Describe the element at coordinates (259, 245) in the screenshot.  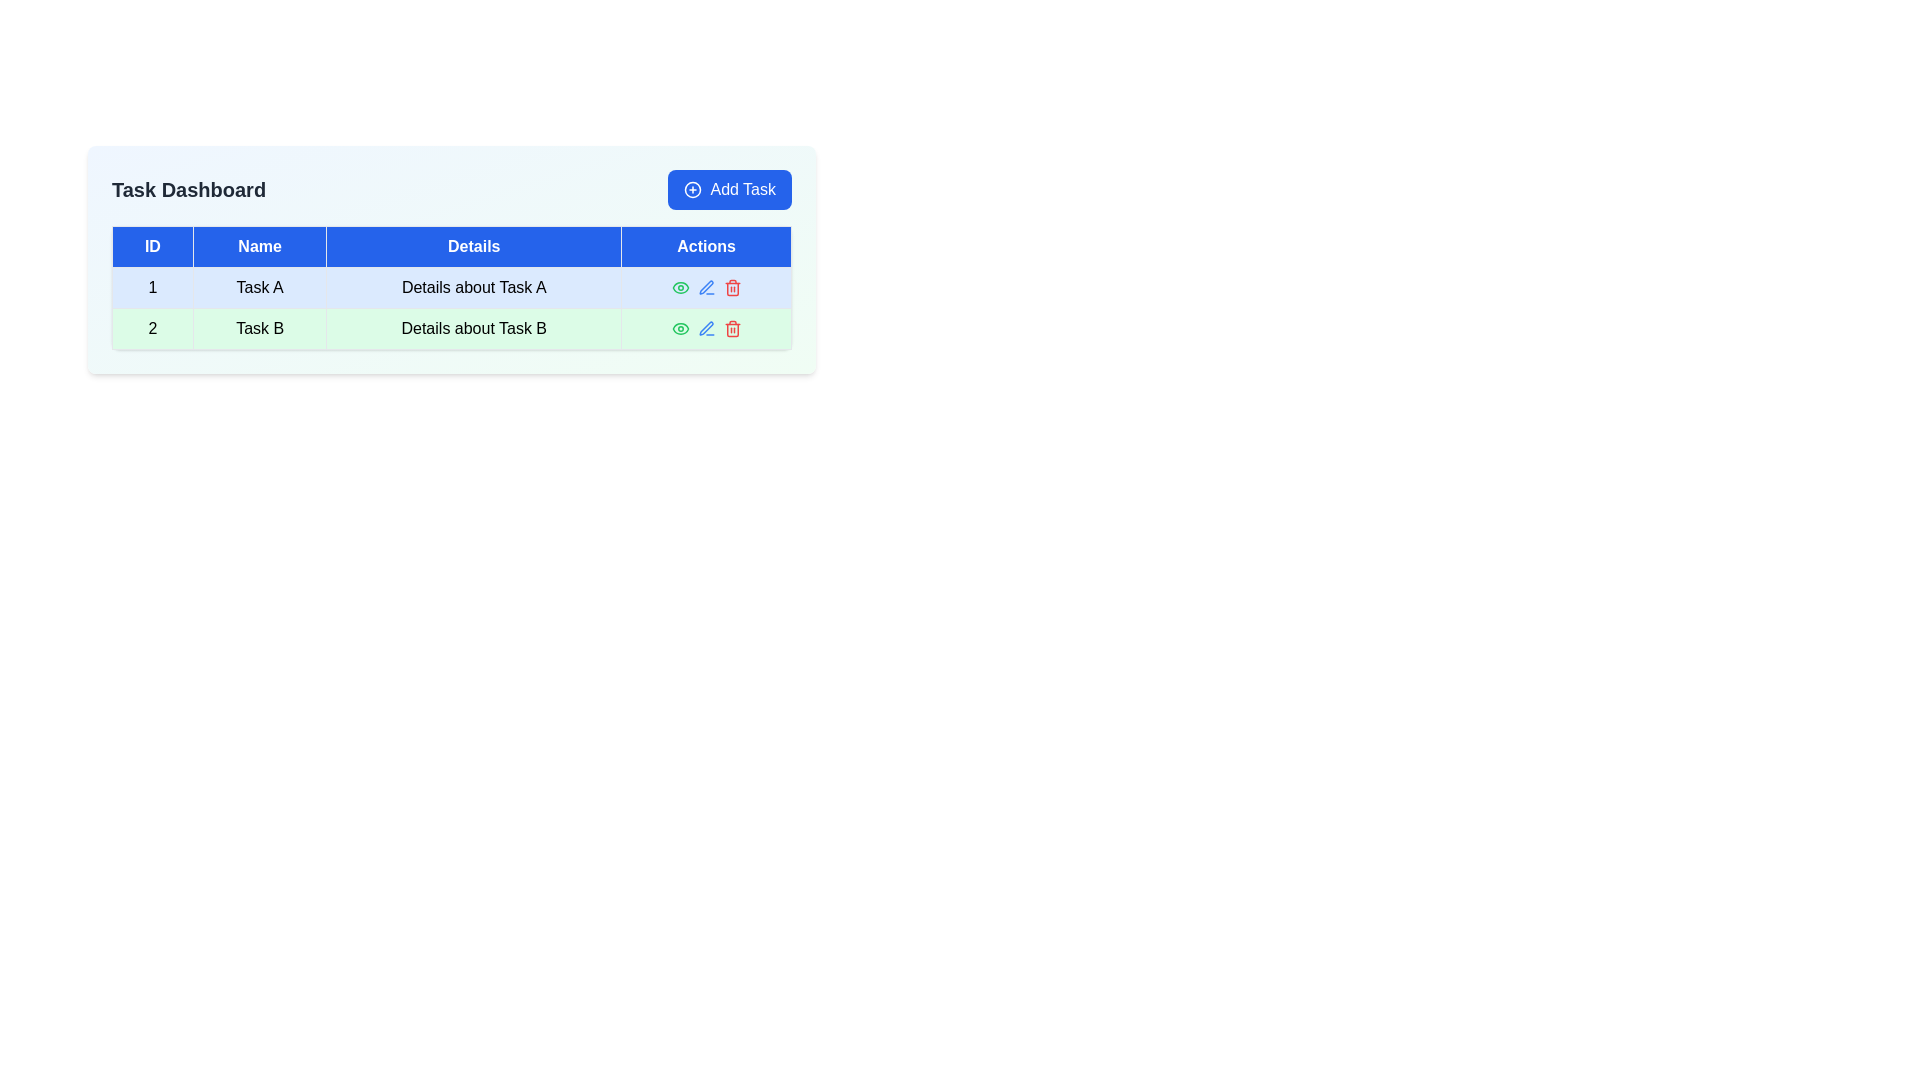
I see `the 'Name' text label, which is displayed in white text centered on a blue rectangular background, positioned between the 'ID' and 'Details' columns in the header row of a table` at that location.